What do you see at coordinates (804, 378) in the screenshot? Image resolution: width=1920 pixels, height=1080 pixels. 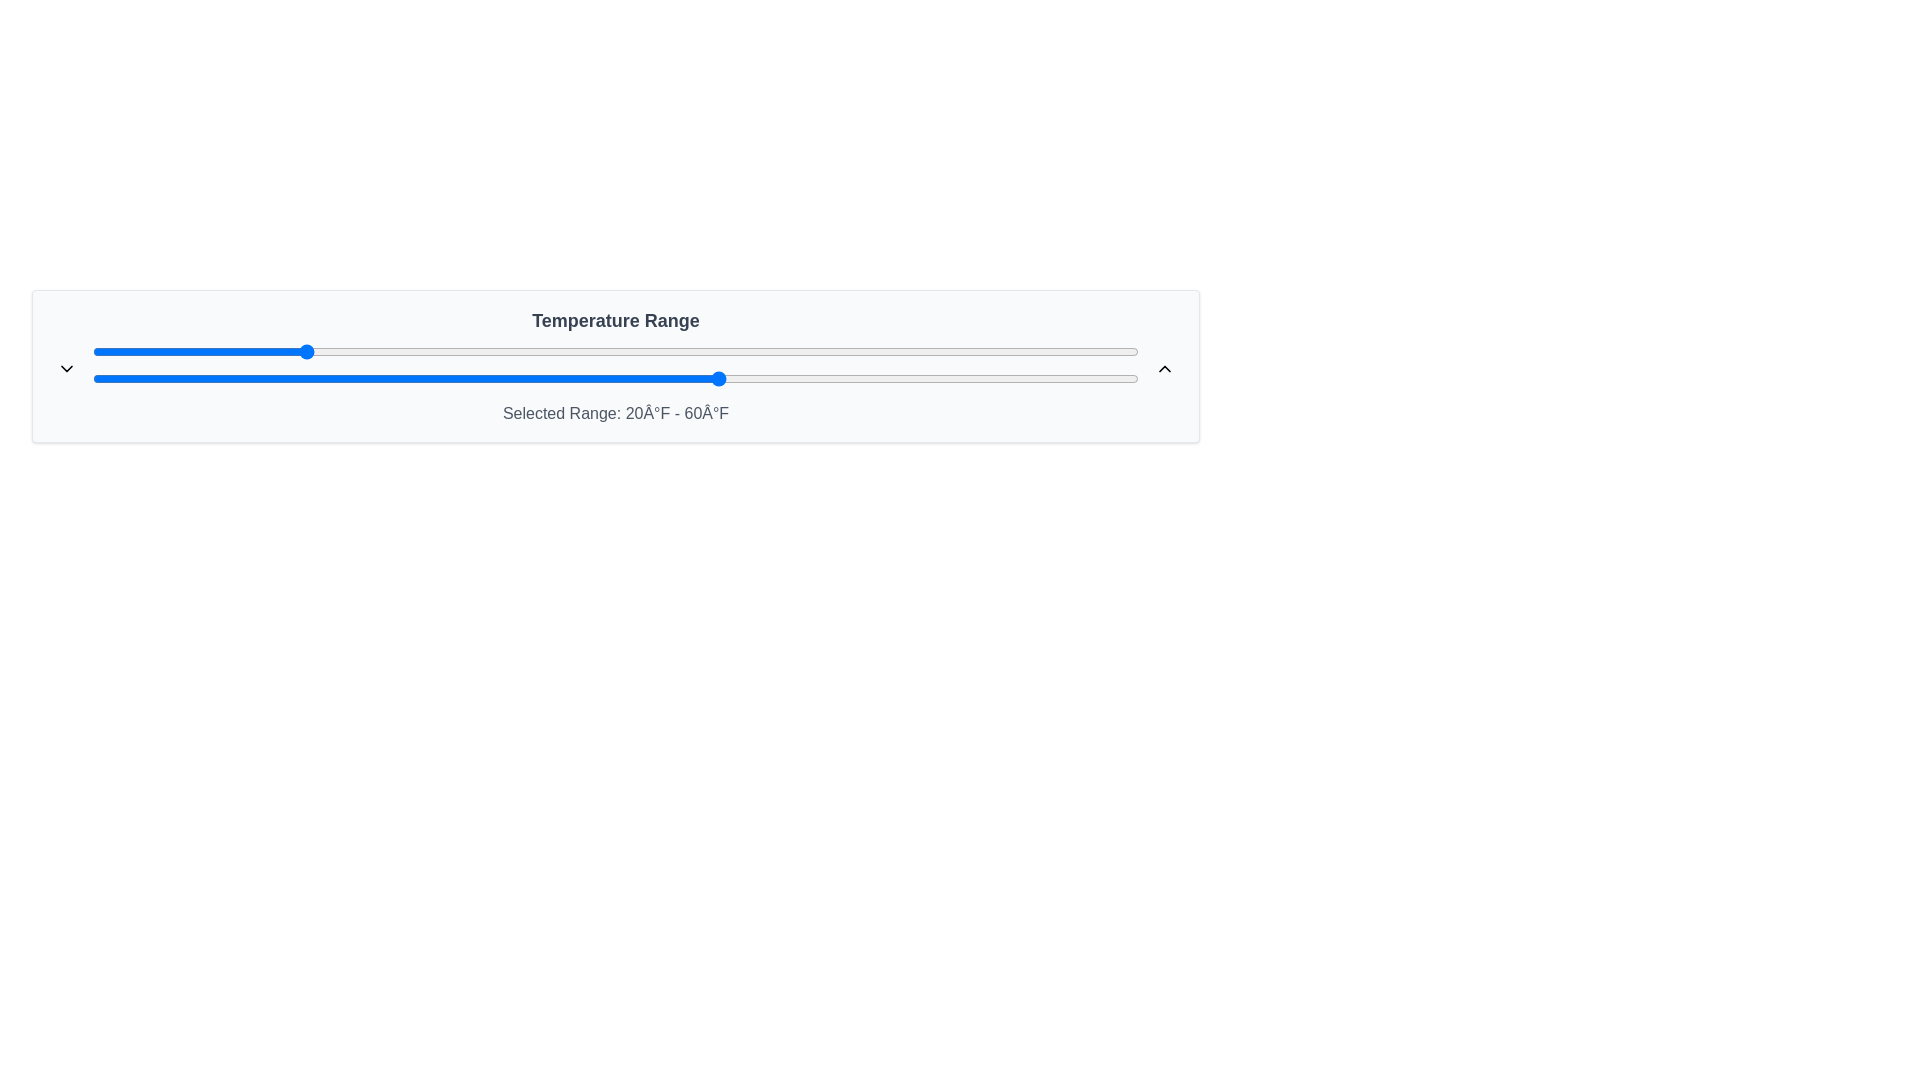 I see `the slider` at bounding box center [804, 378].